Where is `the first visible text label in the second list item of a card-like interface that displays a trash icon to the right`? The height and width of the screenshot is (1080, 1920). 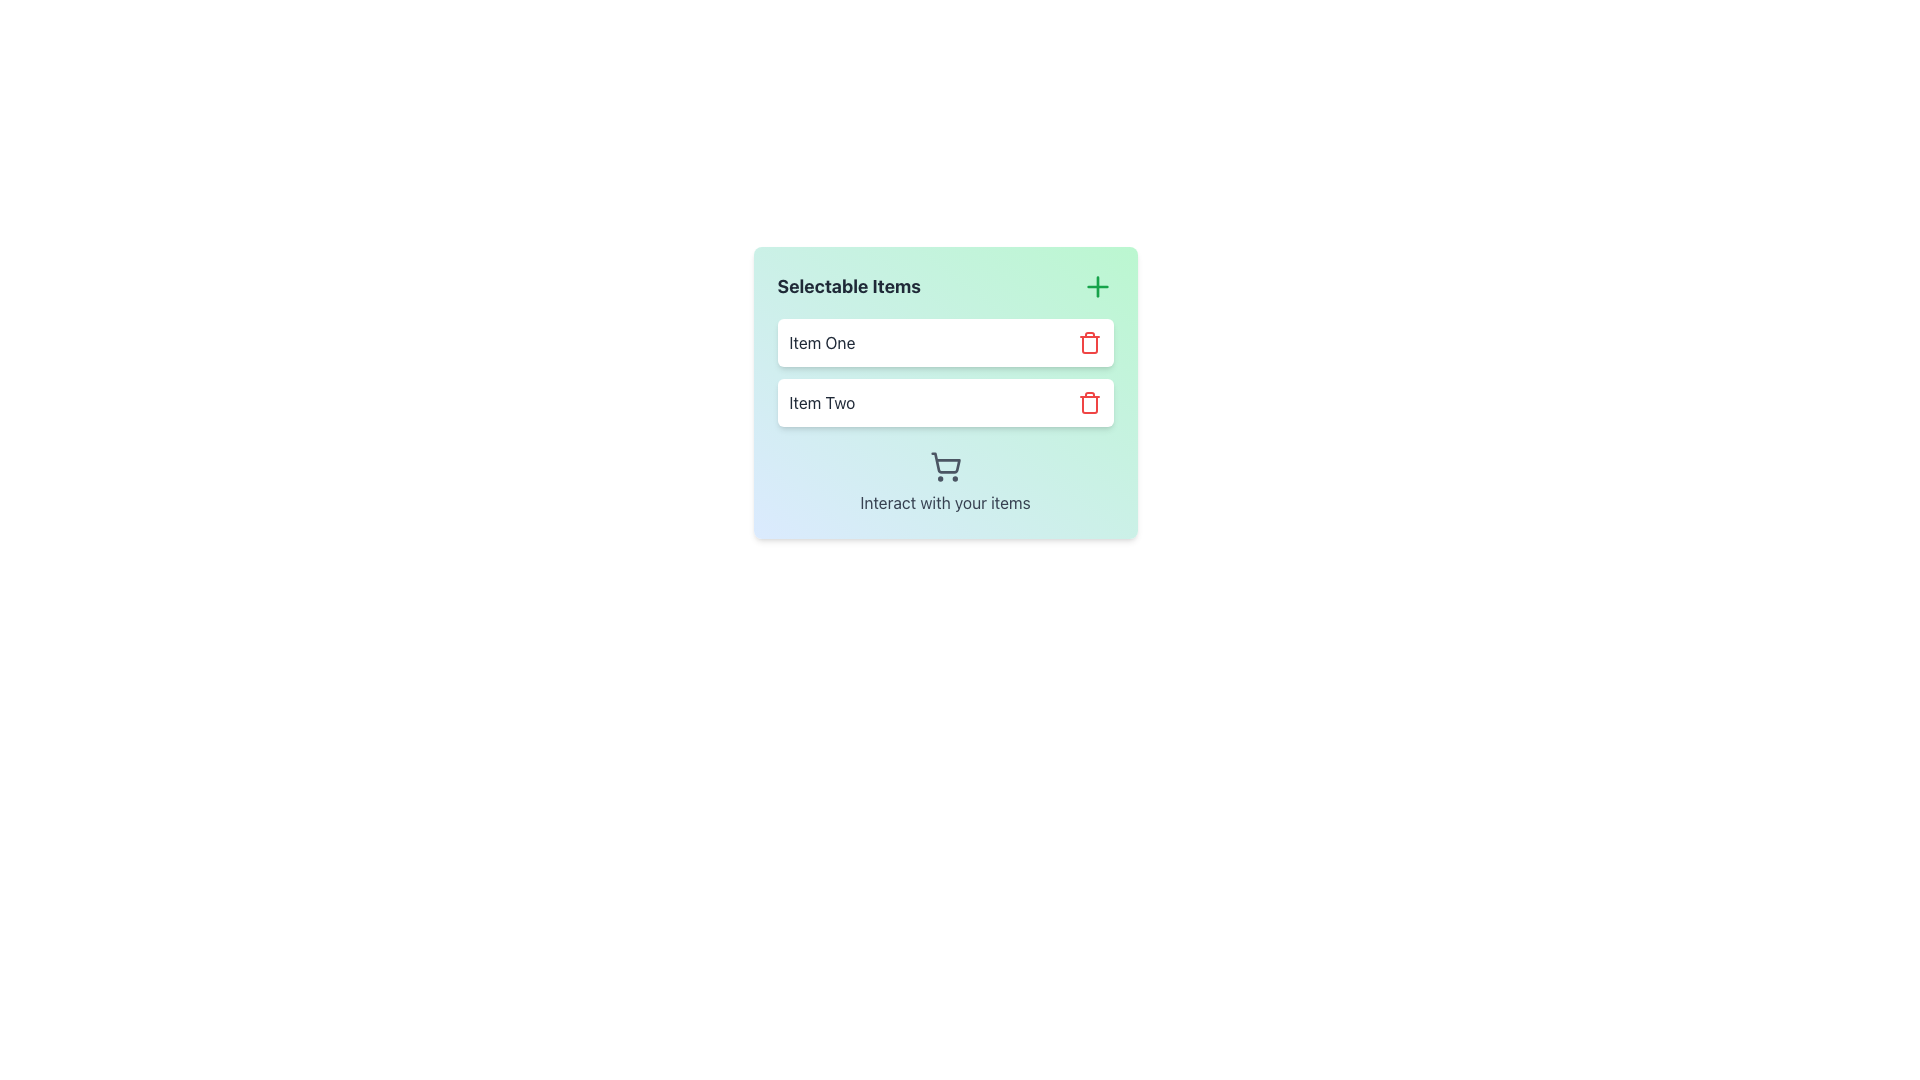
the first visible text label in the second list item of a card-like interface that displays a trash icon to the right is located at coordinates (822, 402).